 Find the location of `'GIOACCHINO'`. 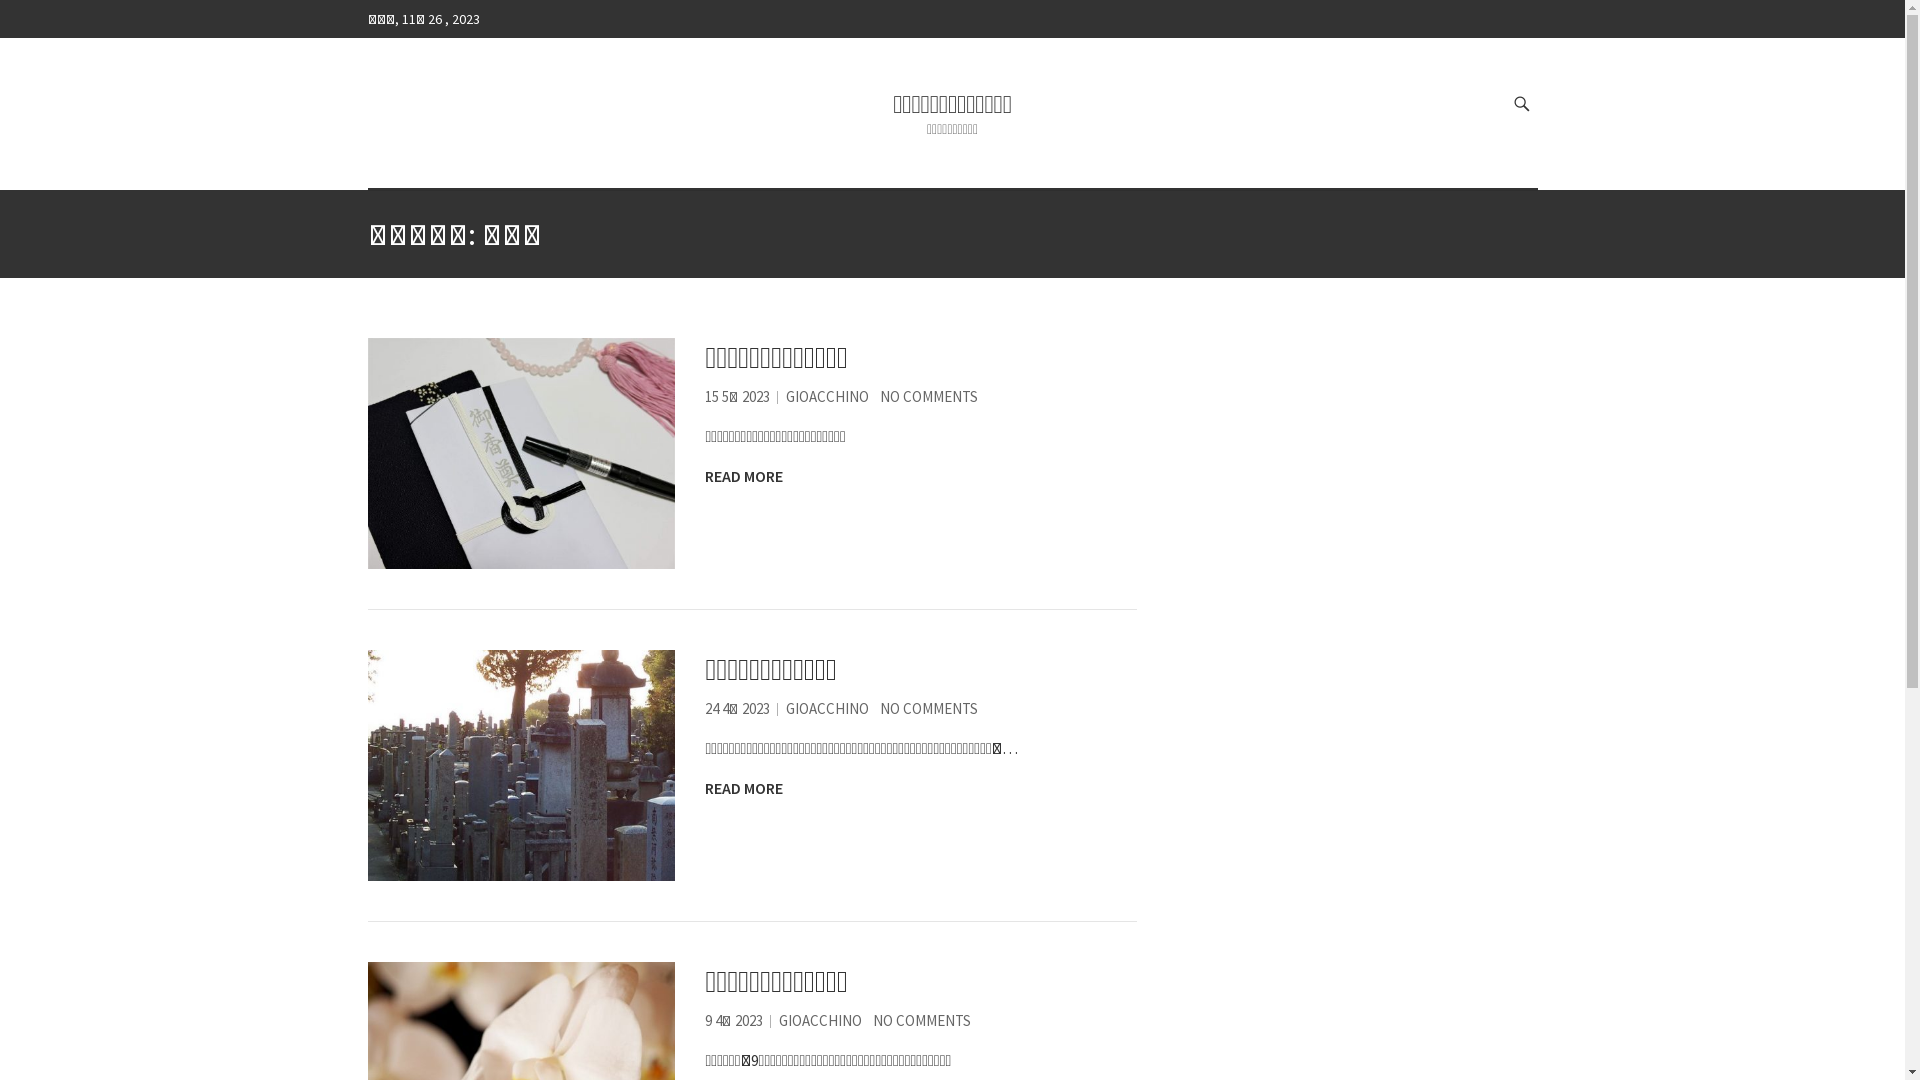

'GIOACCHINO' is located at coordinates (827, 396).